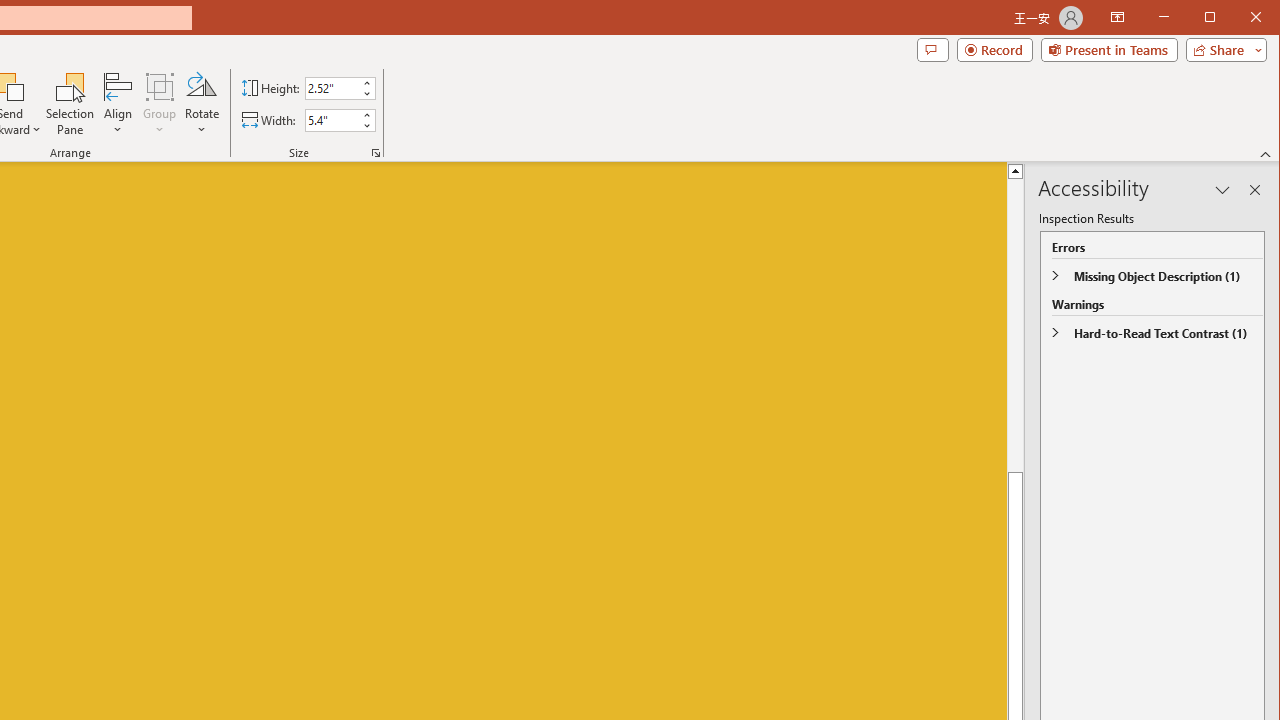  What do you see at coordinates (332, 120) in the screenshot?
I see `'Shape Width'` at bounding box center [332, 120].